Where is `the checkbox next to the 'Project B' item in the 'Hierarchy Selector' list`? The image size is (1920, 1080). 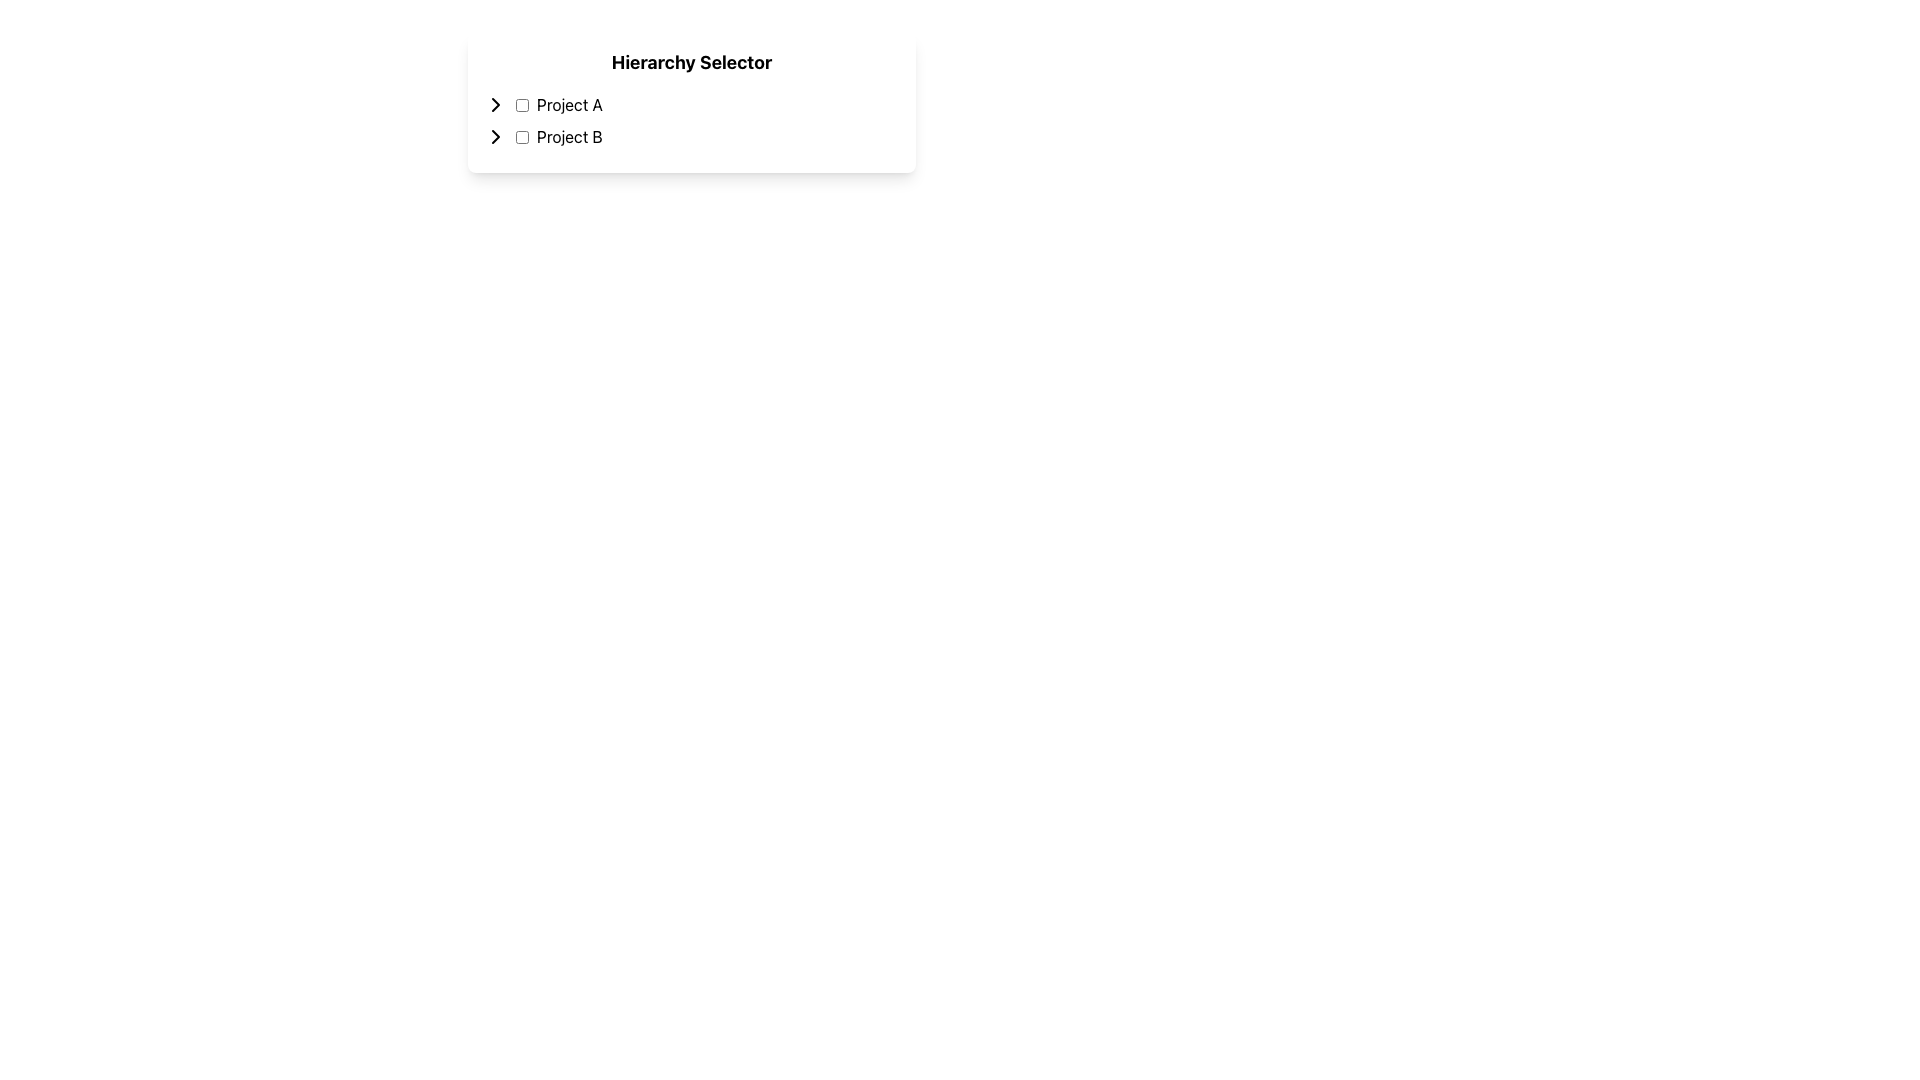 the checkbox next to the 'Project B' item in the 'Hierarchy Selector' list is located at coordinates (691, 136).